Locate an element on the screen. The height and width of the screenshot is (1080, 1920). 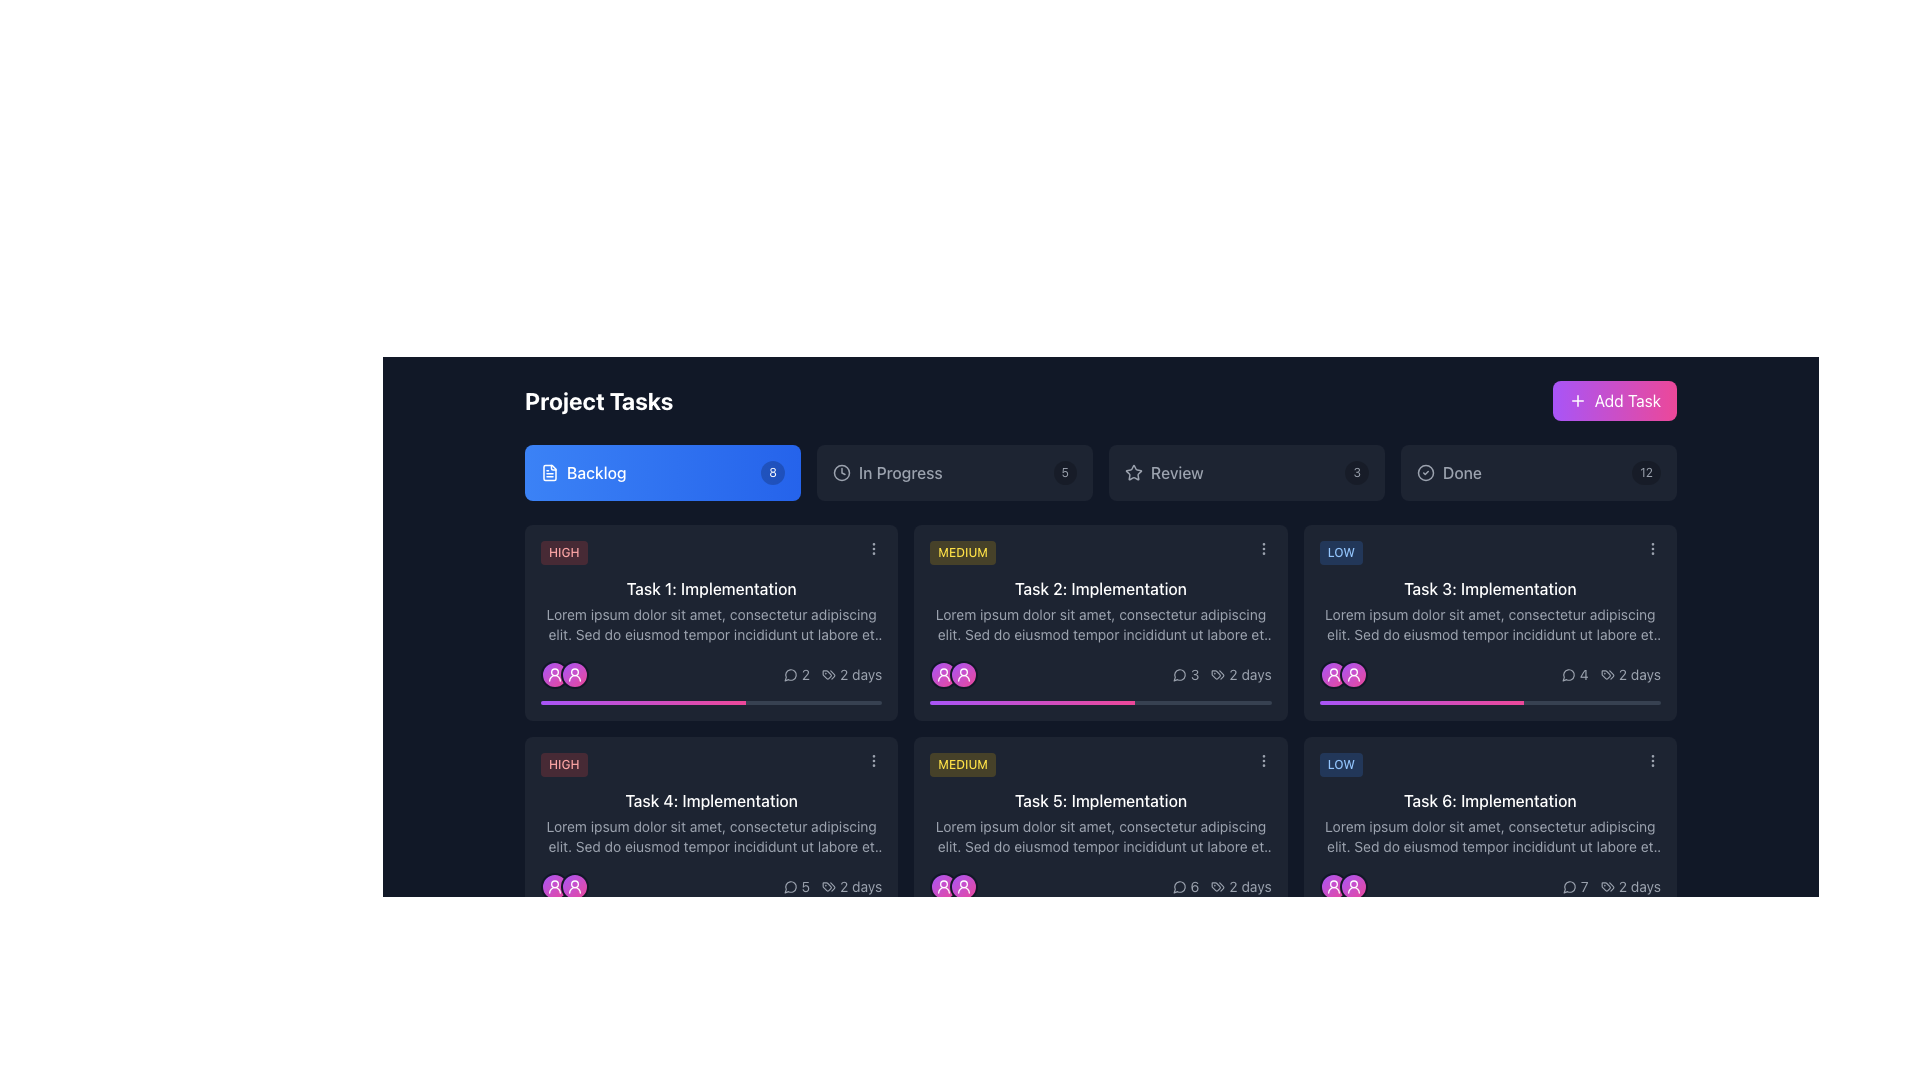
the Icon Group consisting of two overlapping circular avatars with user icons is located at coordinates (953, 675).